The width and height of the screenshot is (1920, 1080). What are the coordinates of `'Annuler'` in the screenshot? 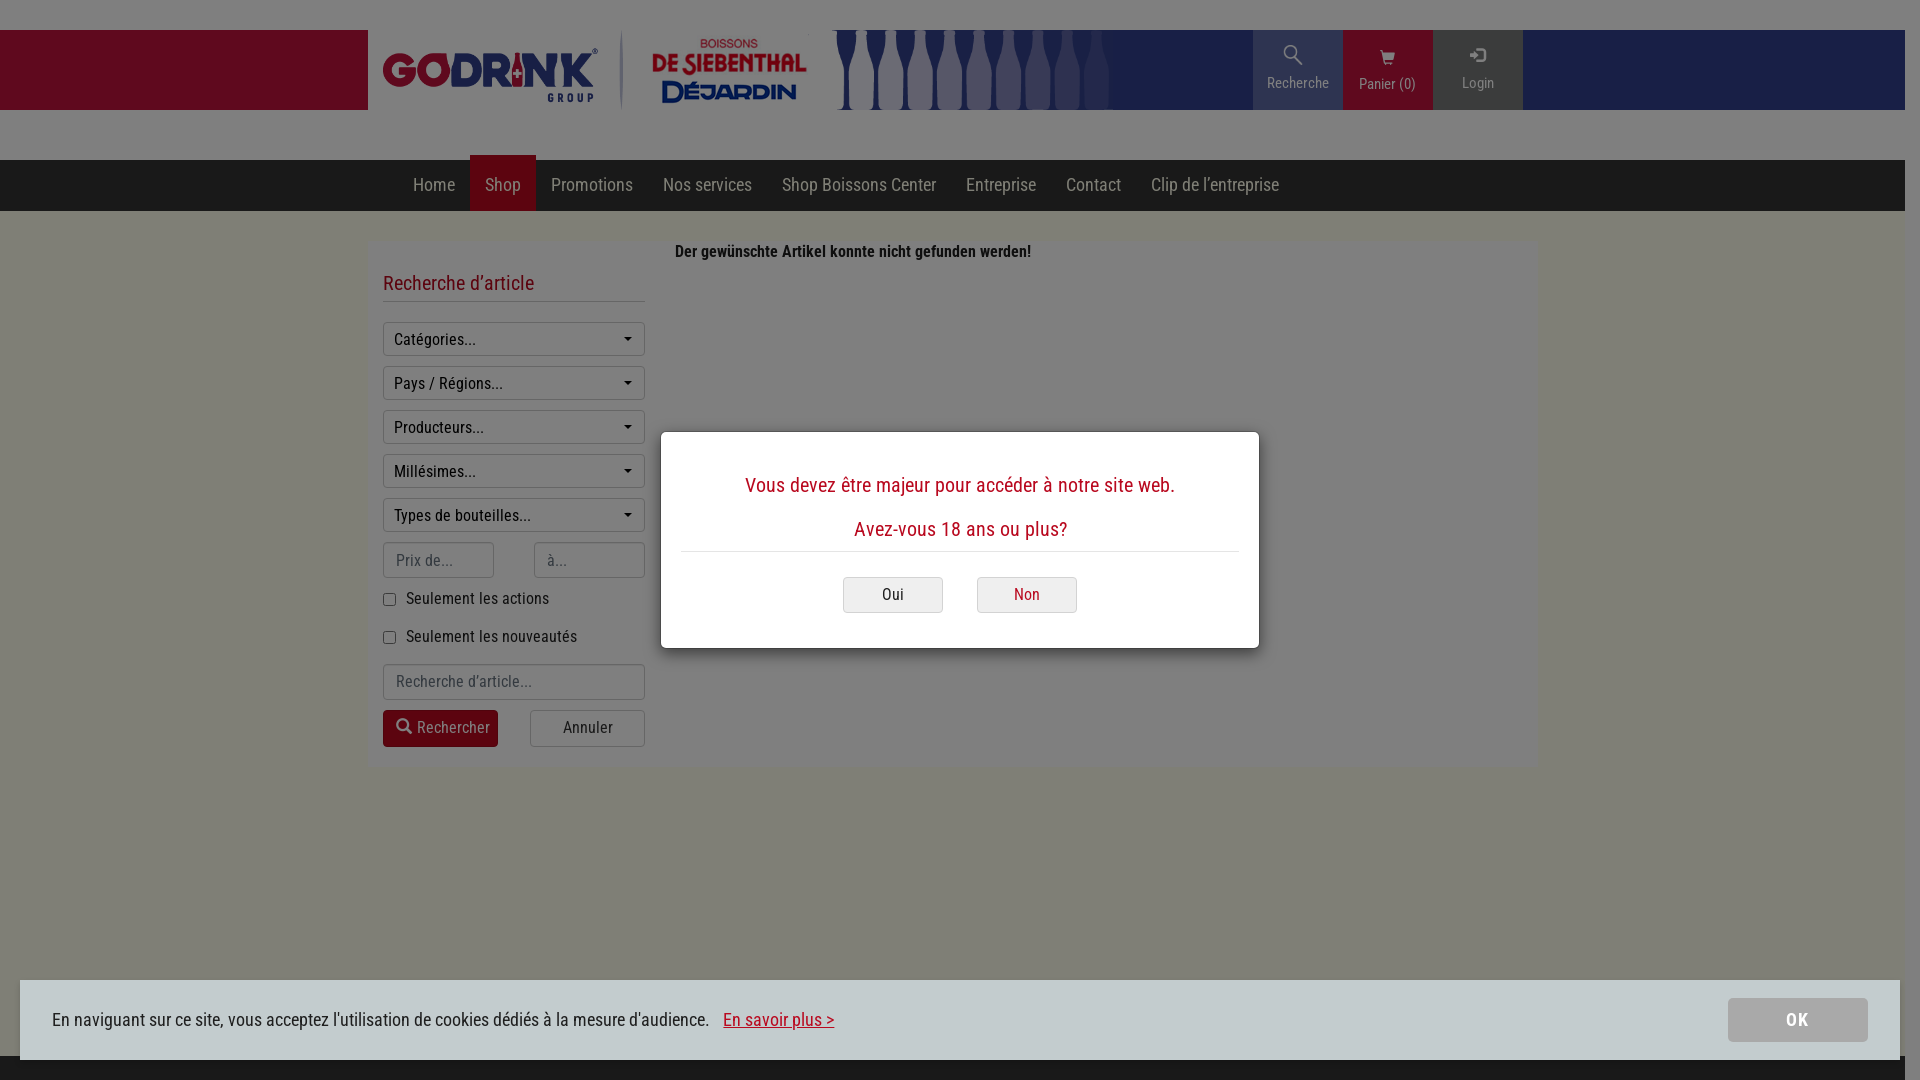 It's located at (586, 728).